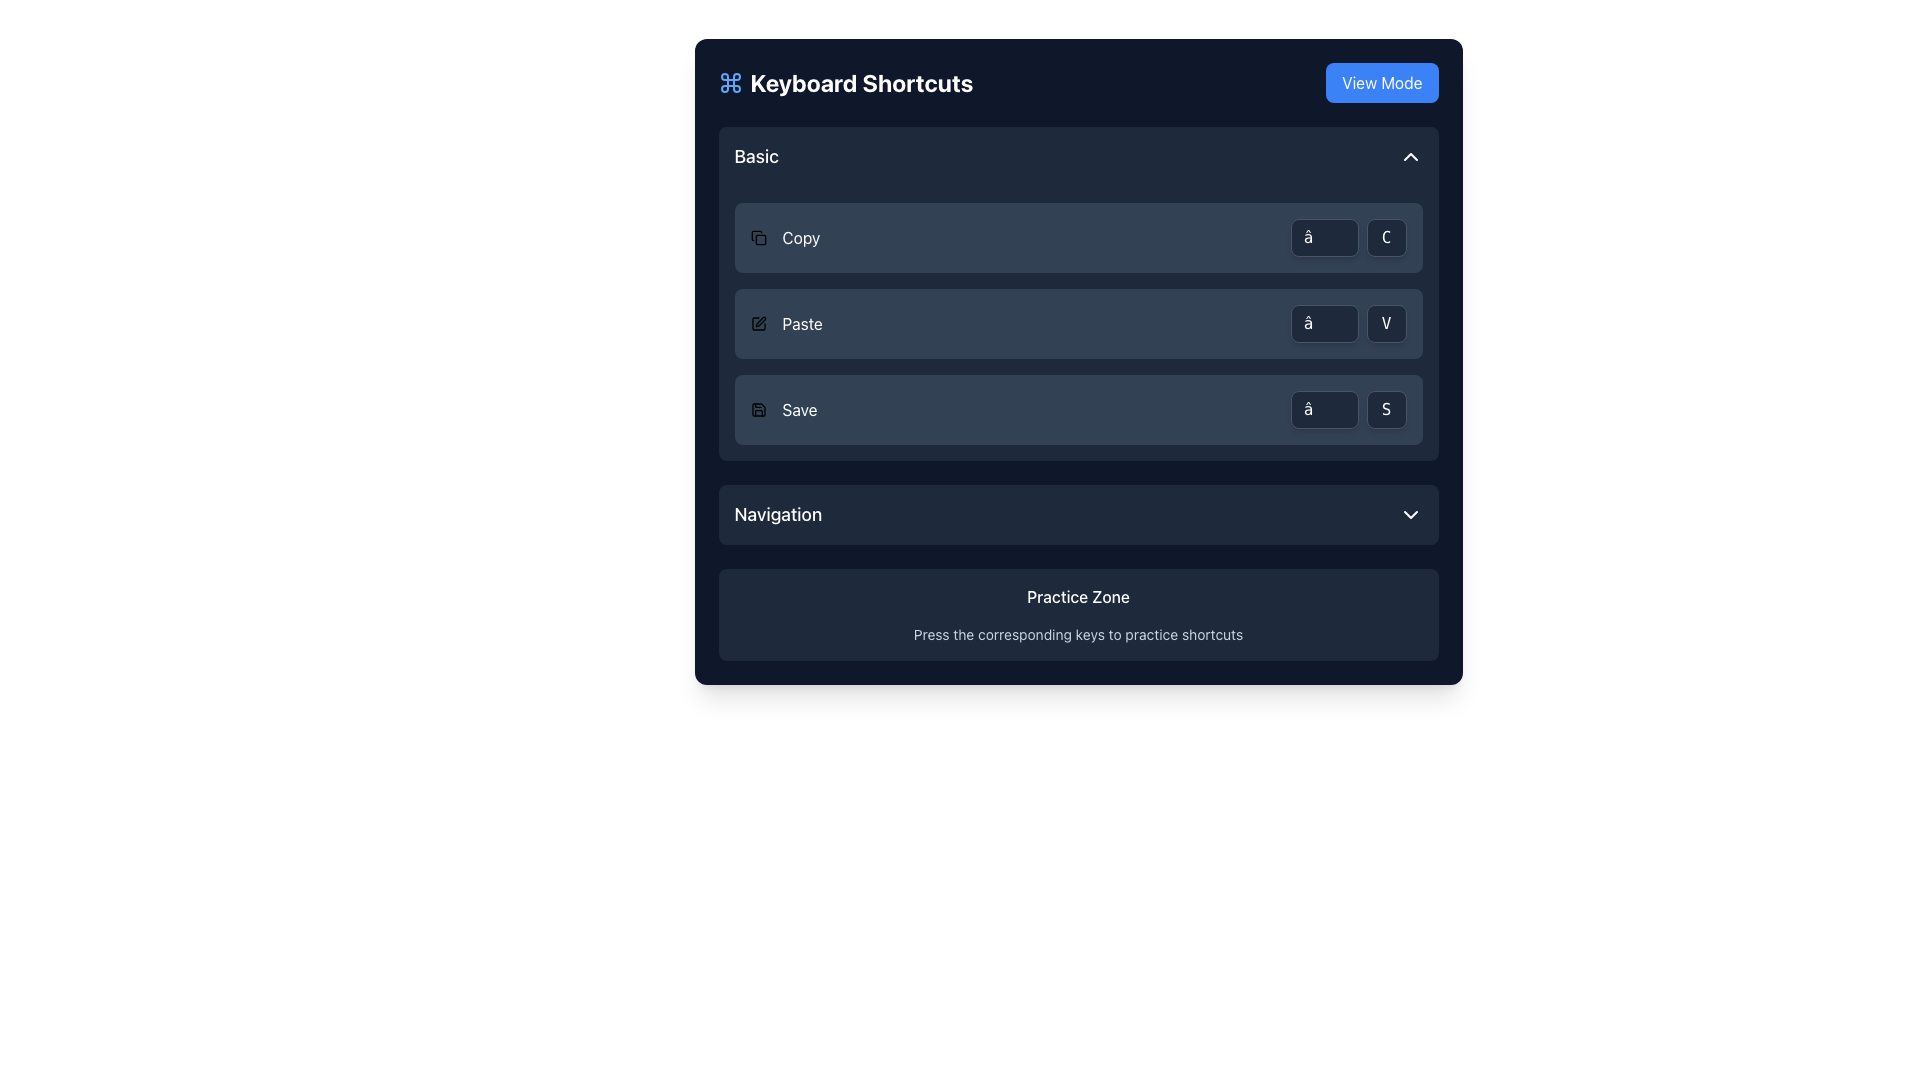  I want to click on the 'C' button, which represents the 'C' key on the keyboard and is the second button in a horizontal arrangement within the 'Keyboard Shortcuts' panel, so click(1385, 237).